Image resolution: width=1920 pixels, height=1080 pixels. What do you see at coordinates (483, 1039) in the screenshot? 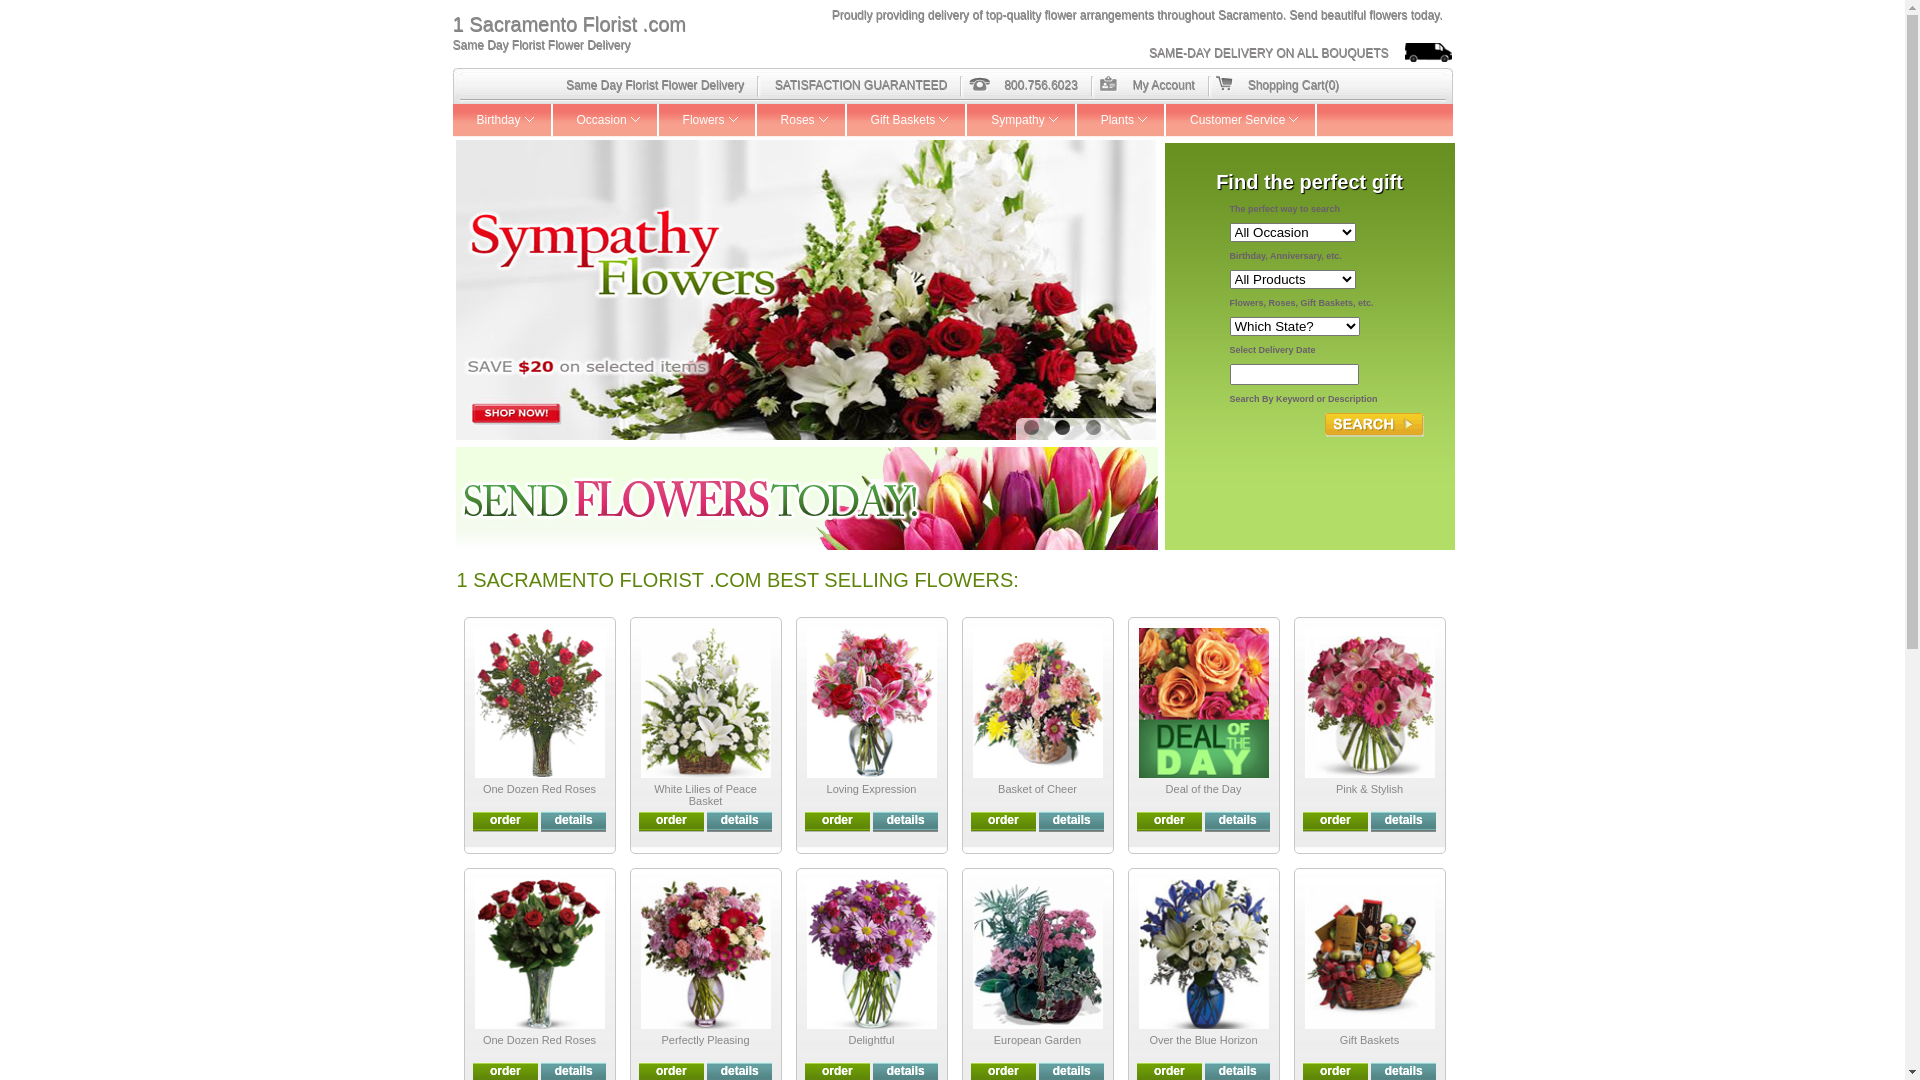
I see `'One Dozen Red Roses'` at bounding box center [483, 1039].